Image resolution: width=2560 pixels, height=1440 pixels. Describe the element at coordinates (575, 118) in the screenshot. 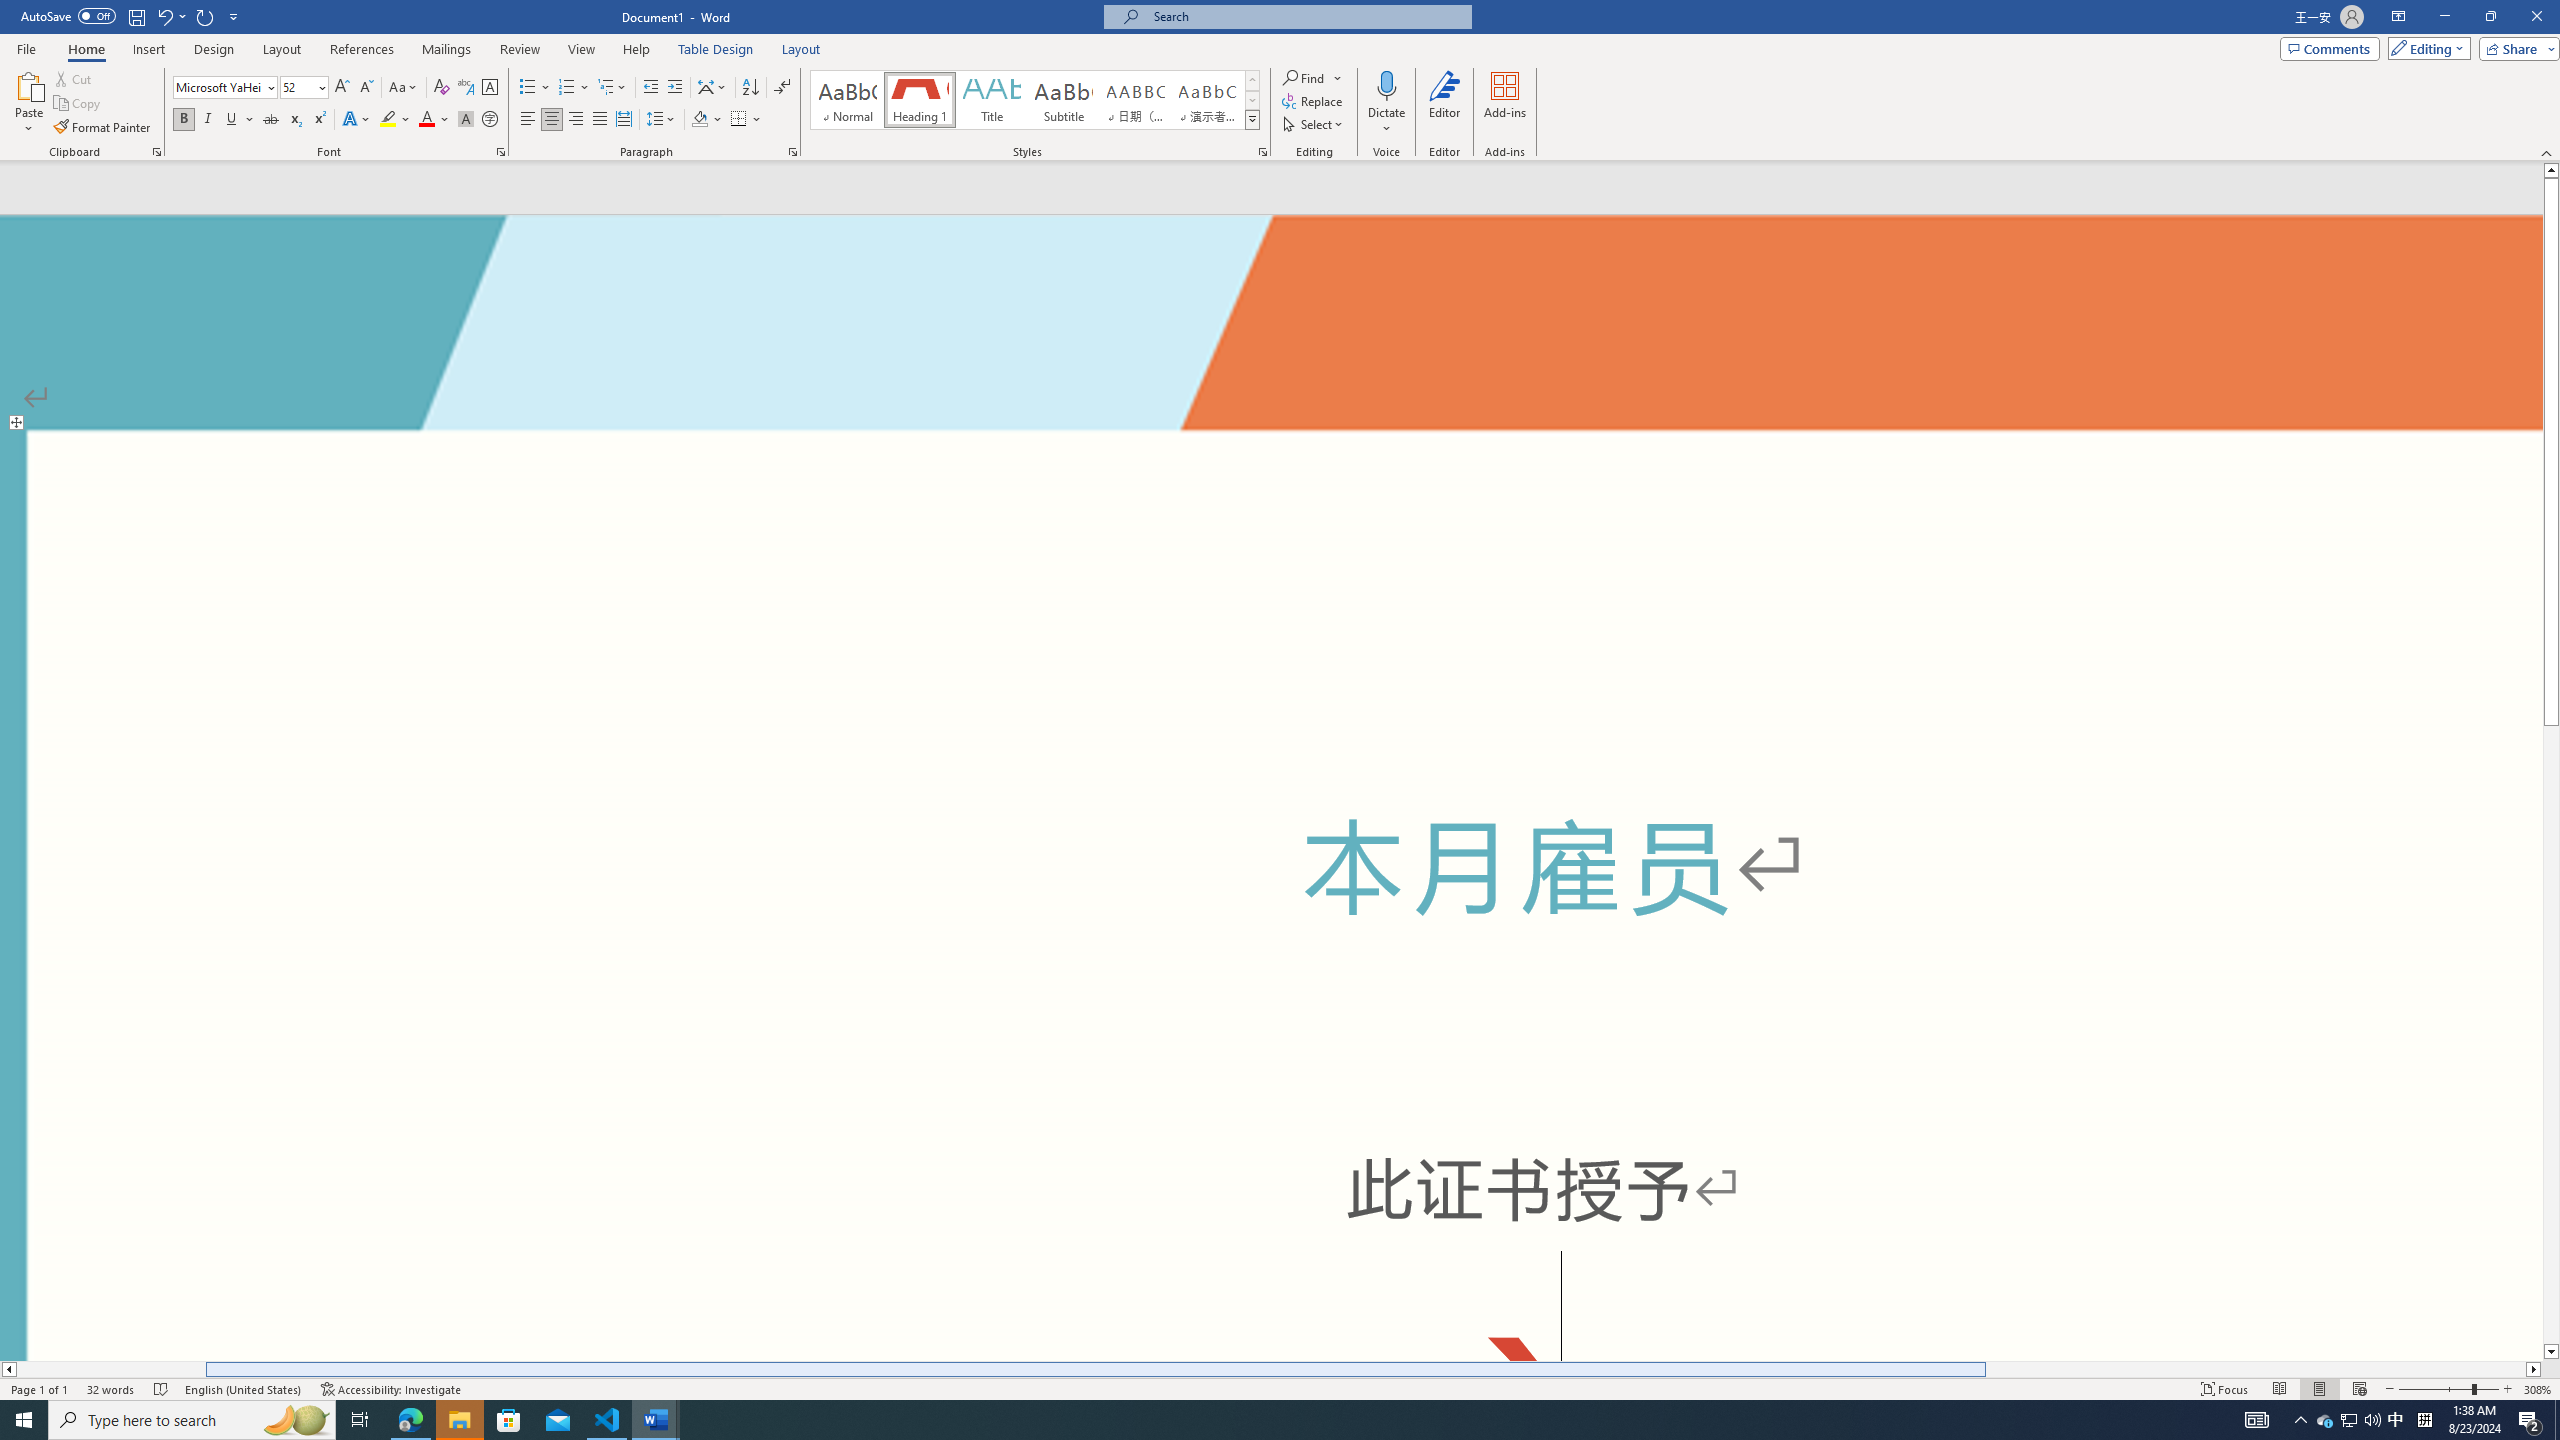

I see `'Align Right'` at that location.